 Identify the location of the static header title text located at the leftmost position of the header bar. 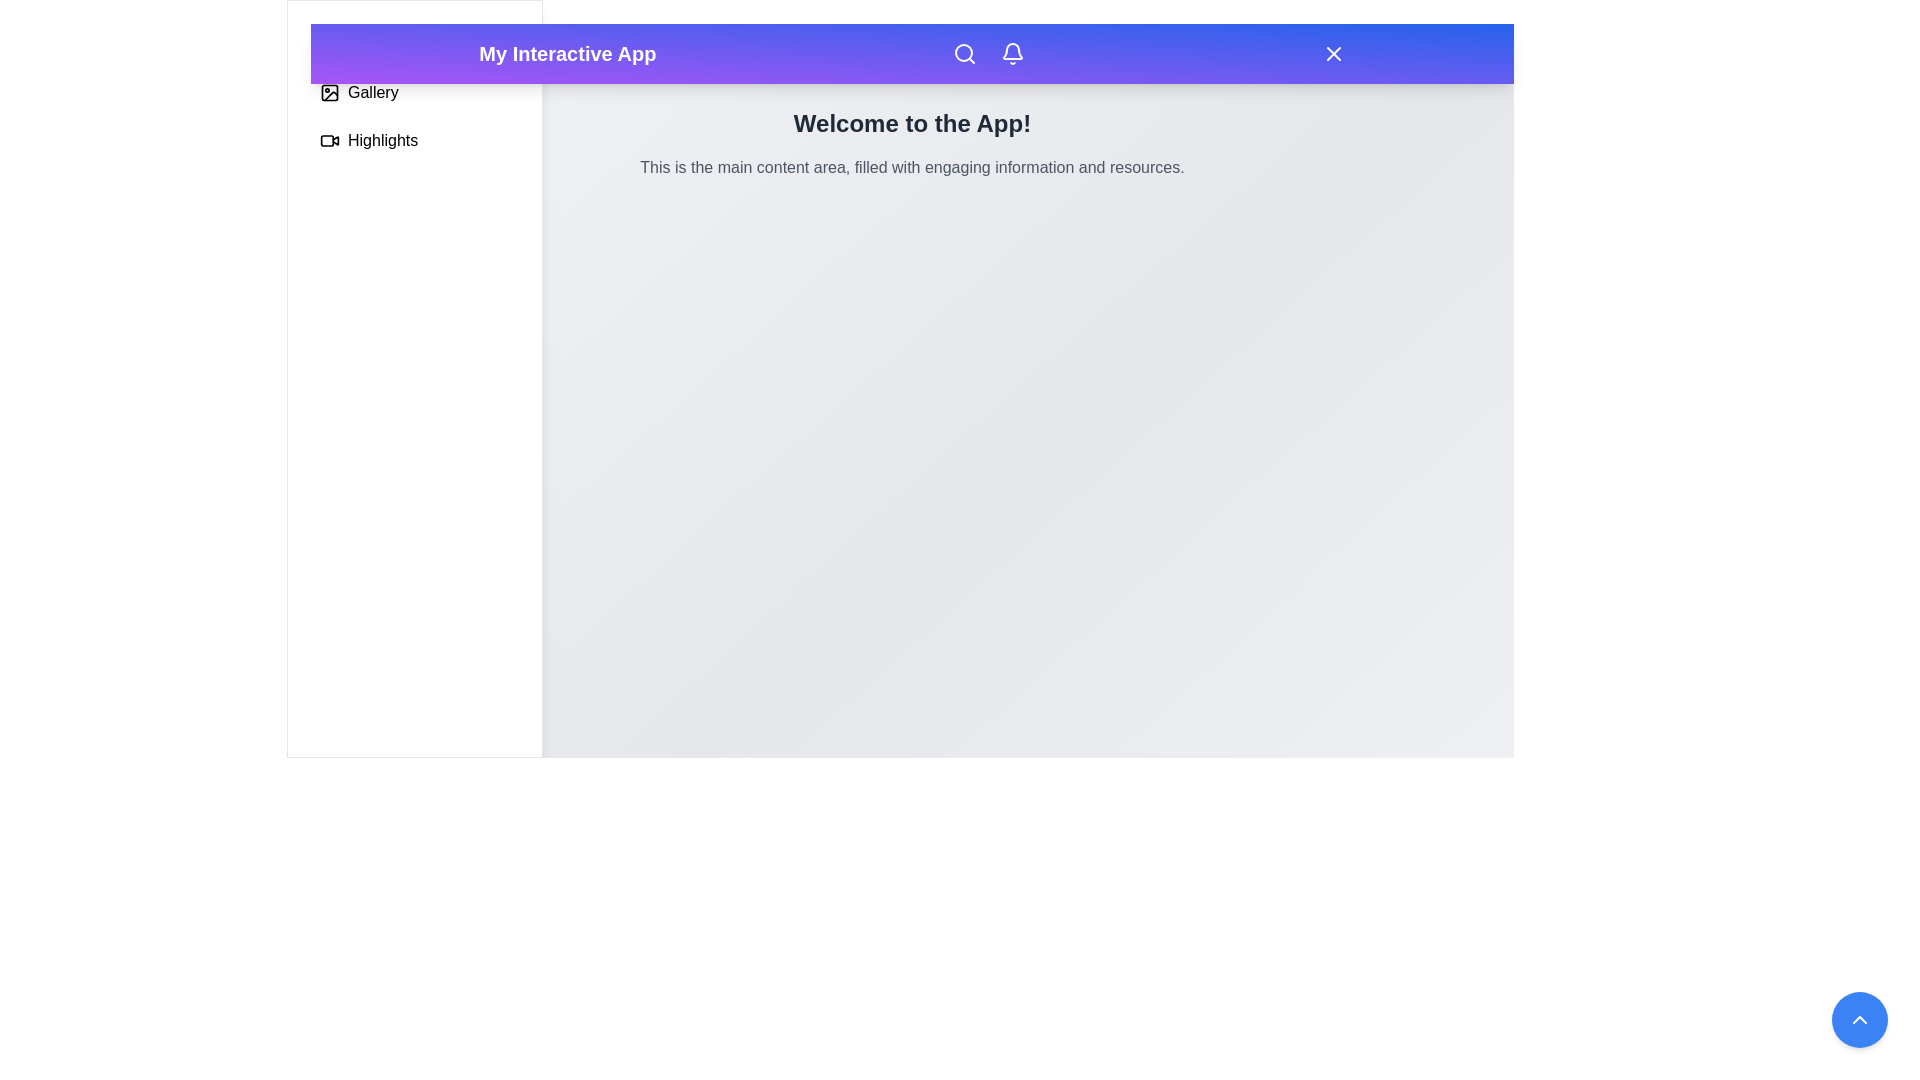
(566, 53).